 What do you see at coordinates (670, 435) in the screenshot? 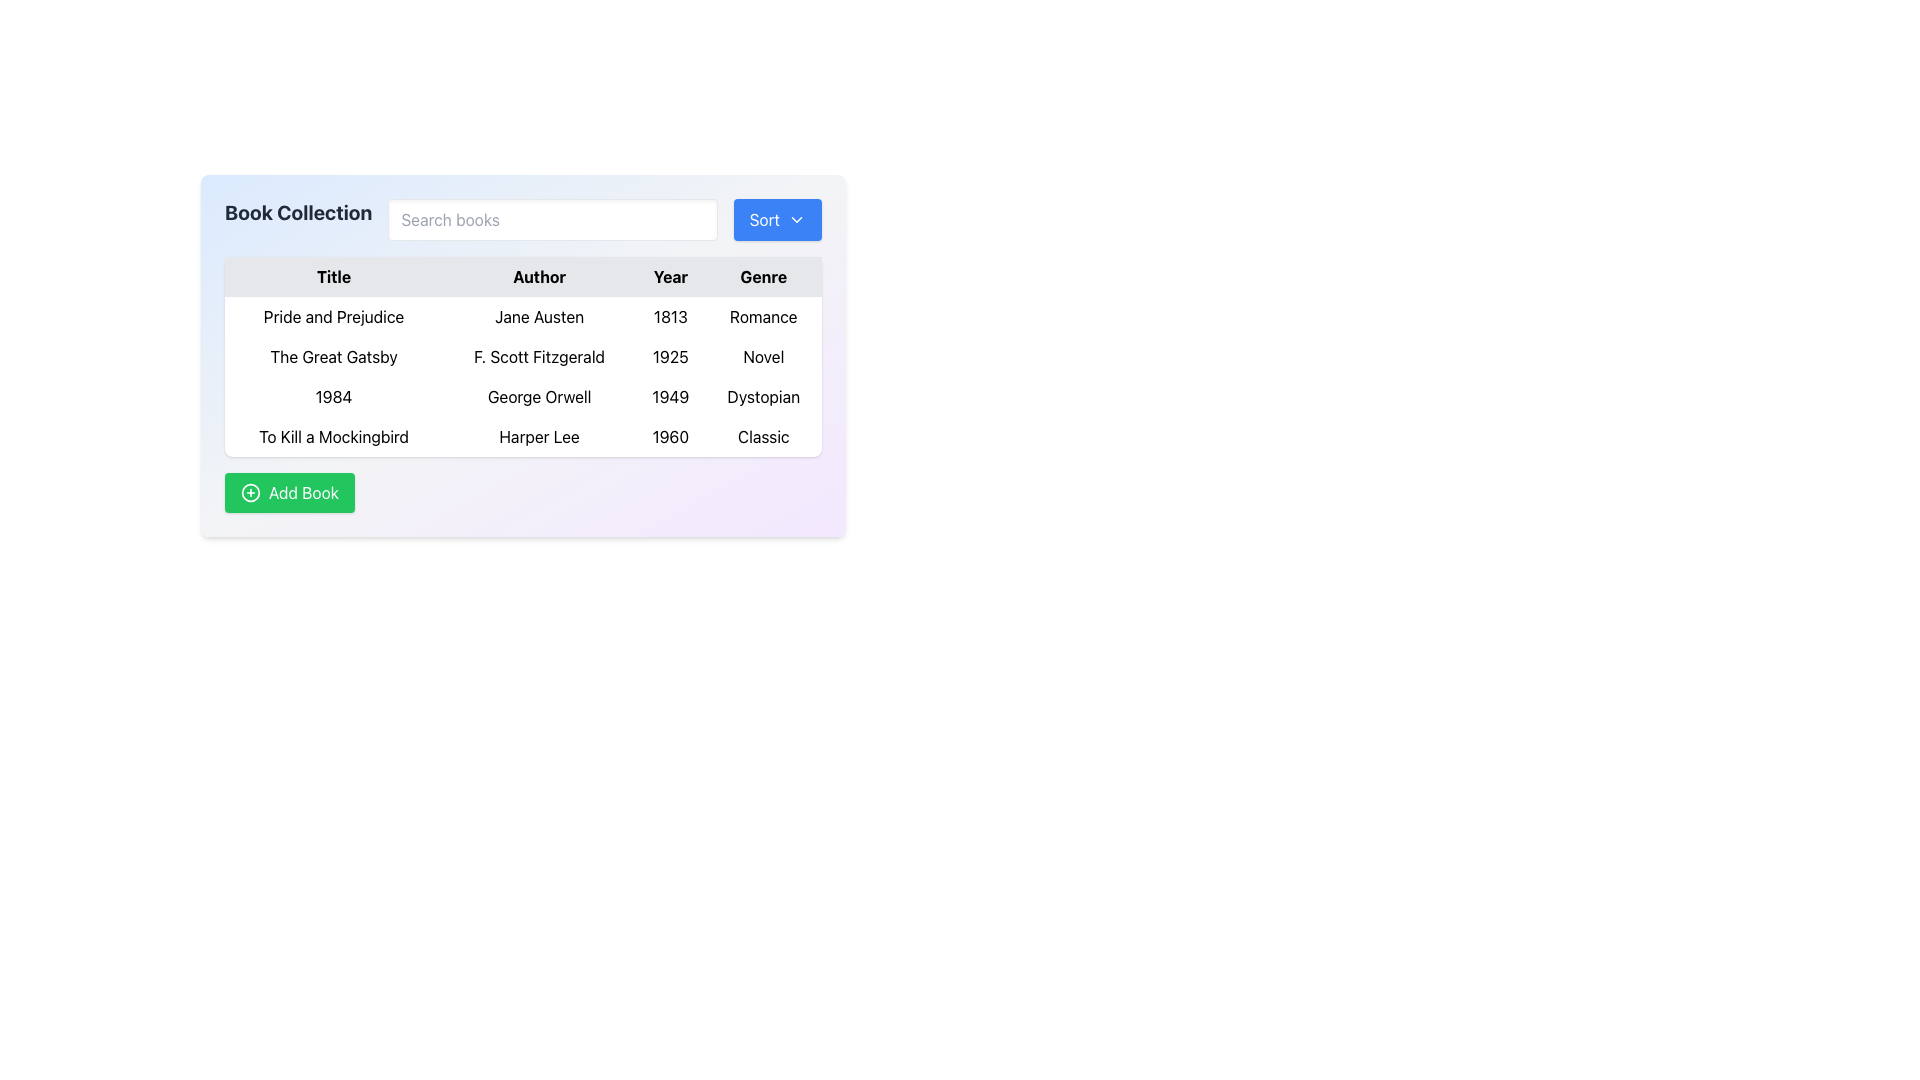
I see `the static text label displaying '1960' in the 'Year' column of the table for the book 'To Kill a Mockingbird'` at bounding box center [670, 435].